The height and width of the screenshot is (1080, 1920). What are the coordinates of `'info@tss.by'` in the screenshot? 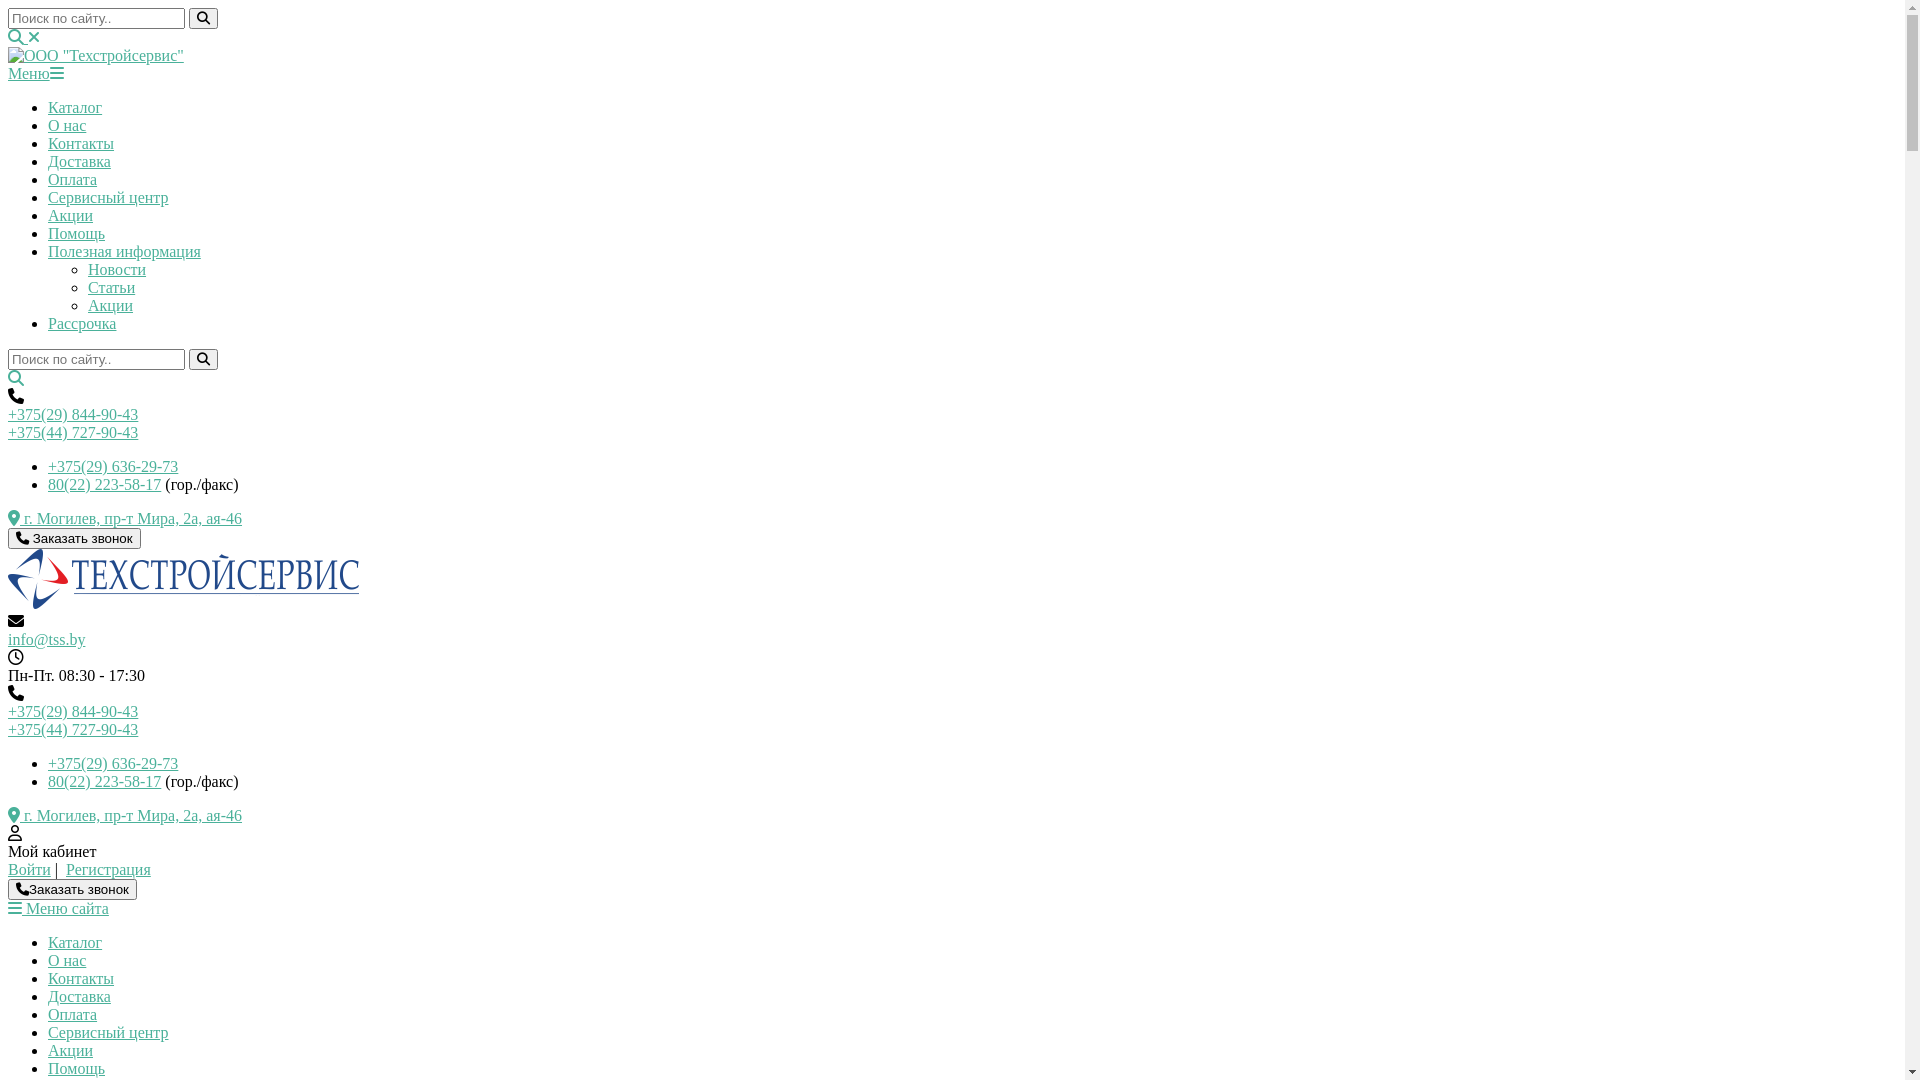 It's located at (46, 639).